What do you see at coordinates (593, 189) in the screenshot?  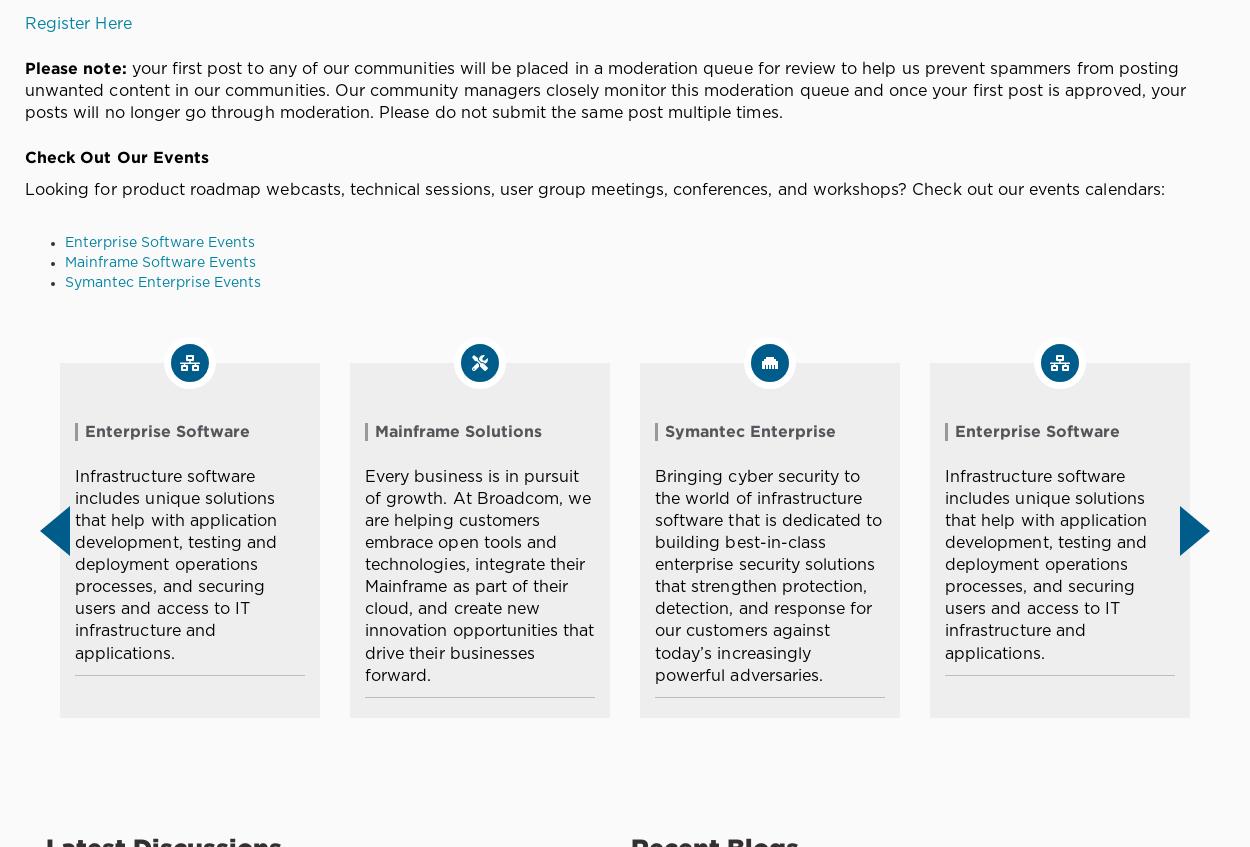 I see `'Looking for product roadmap webcasts, technical sessions, user group meetings, conferences, and workshops? Check out our events calendars:'` at bounding box center [593, 189].